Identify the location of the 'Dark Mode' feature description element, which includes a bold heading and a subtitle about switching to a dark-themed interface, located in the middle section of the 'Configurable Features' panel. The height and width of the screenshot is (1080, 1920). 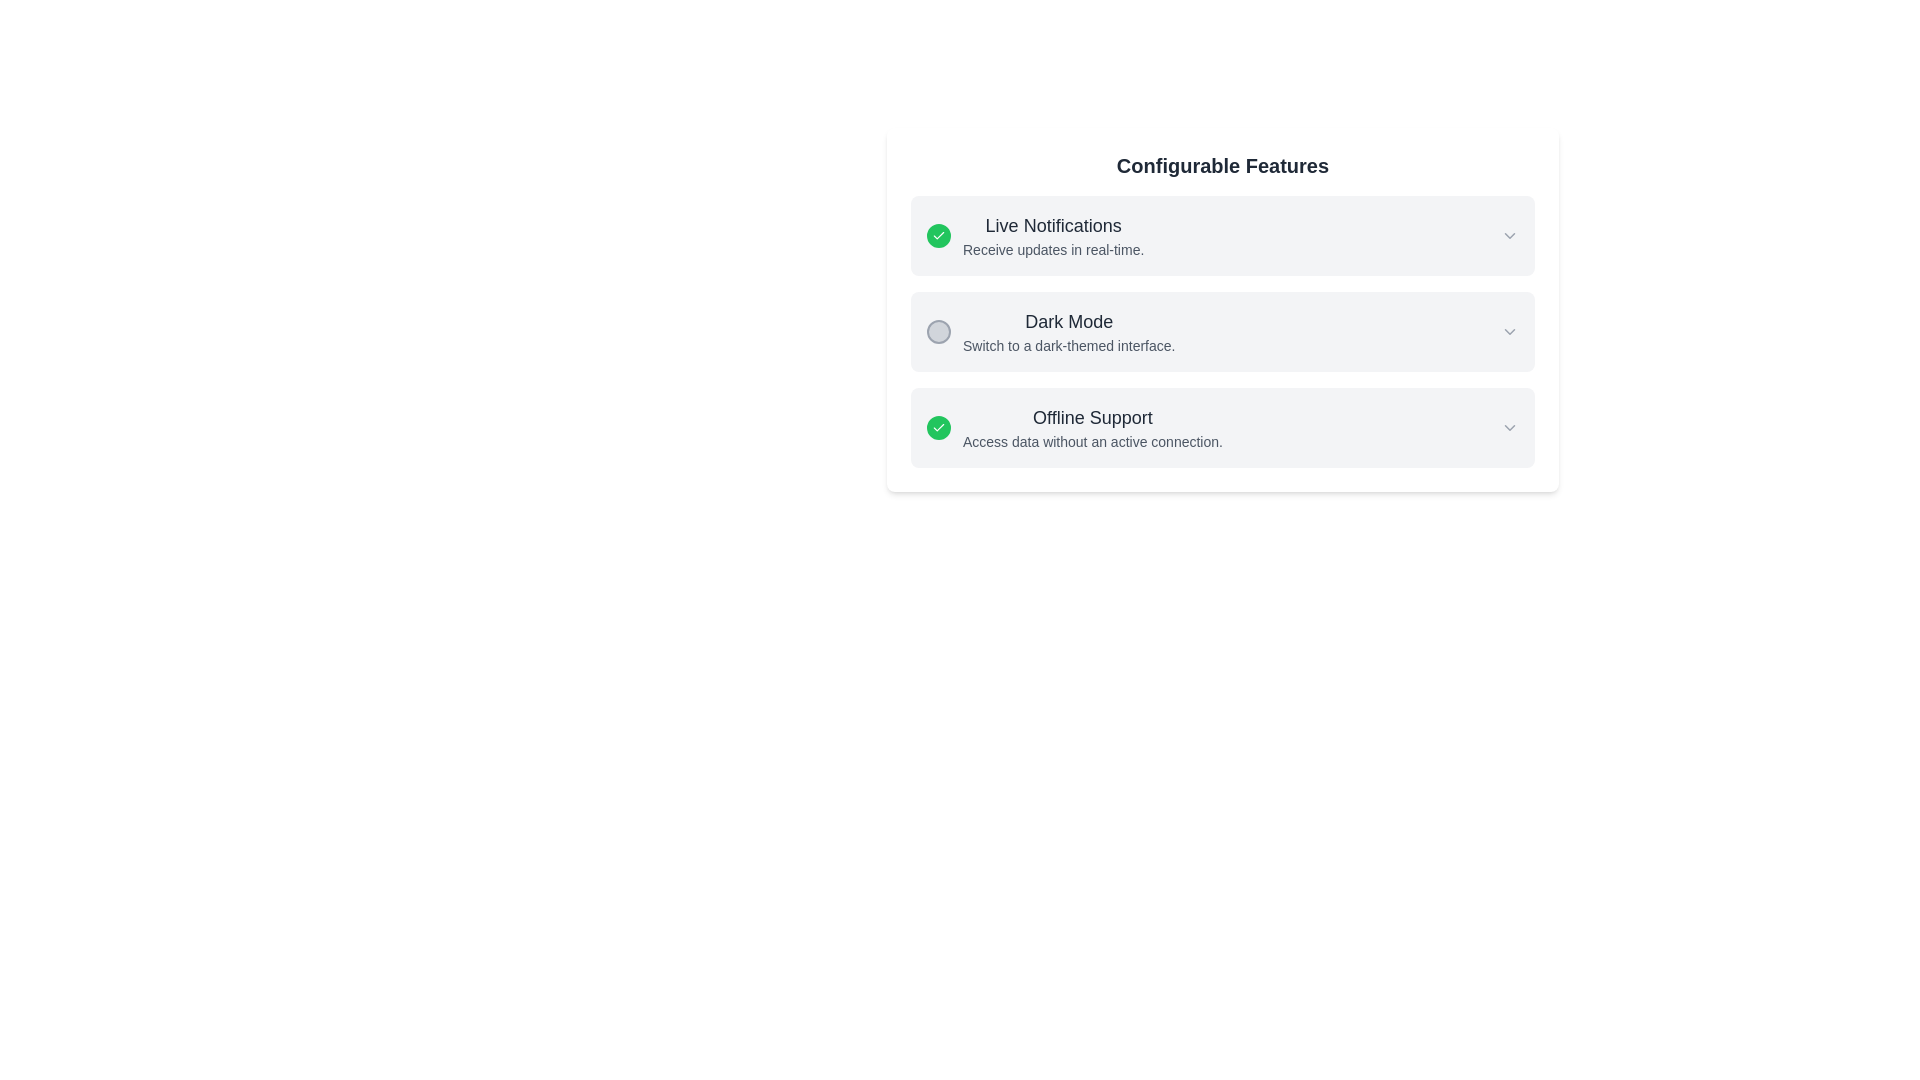
(1050, 330).